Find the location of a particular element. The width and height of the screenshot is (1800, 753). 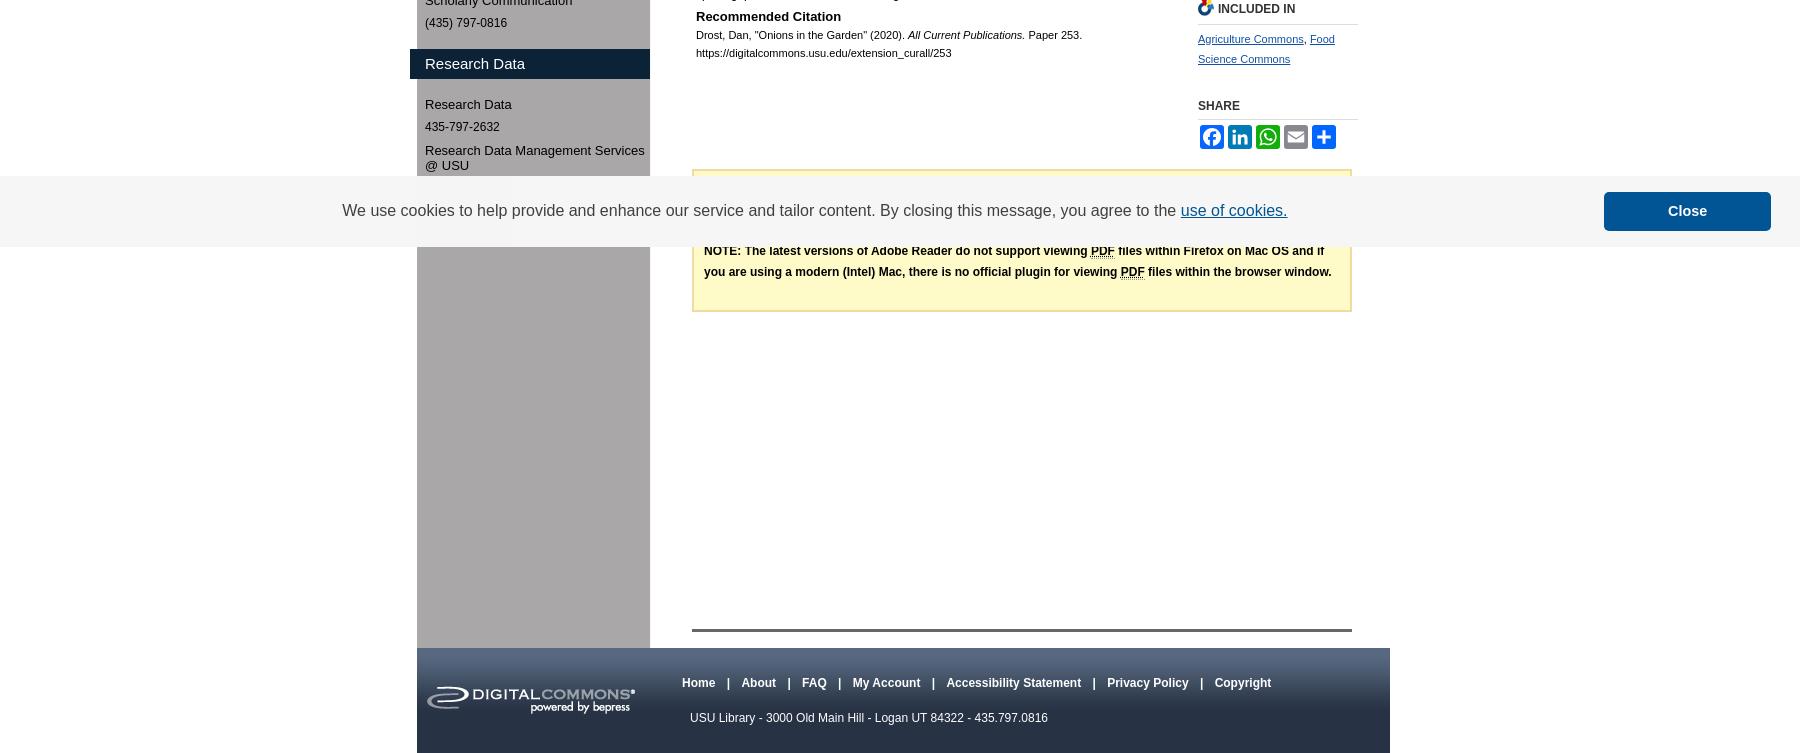

'https://digitalcommons.usu.edu/extension_curall/253' is located at coordinates (695, 53).